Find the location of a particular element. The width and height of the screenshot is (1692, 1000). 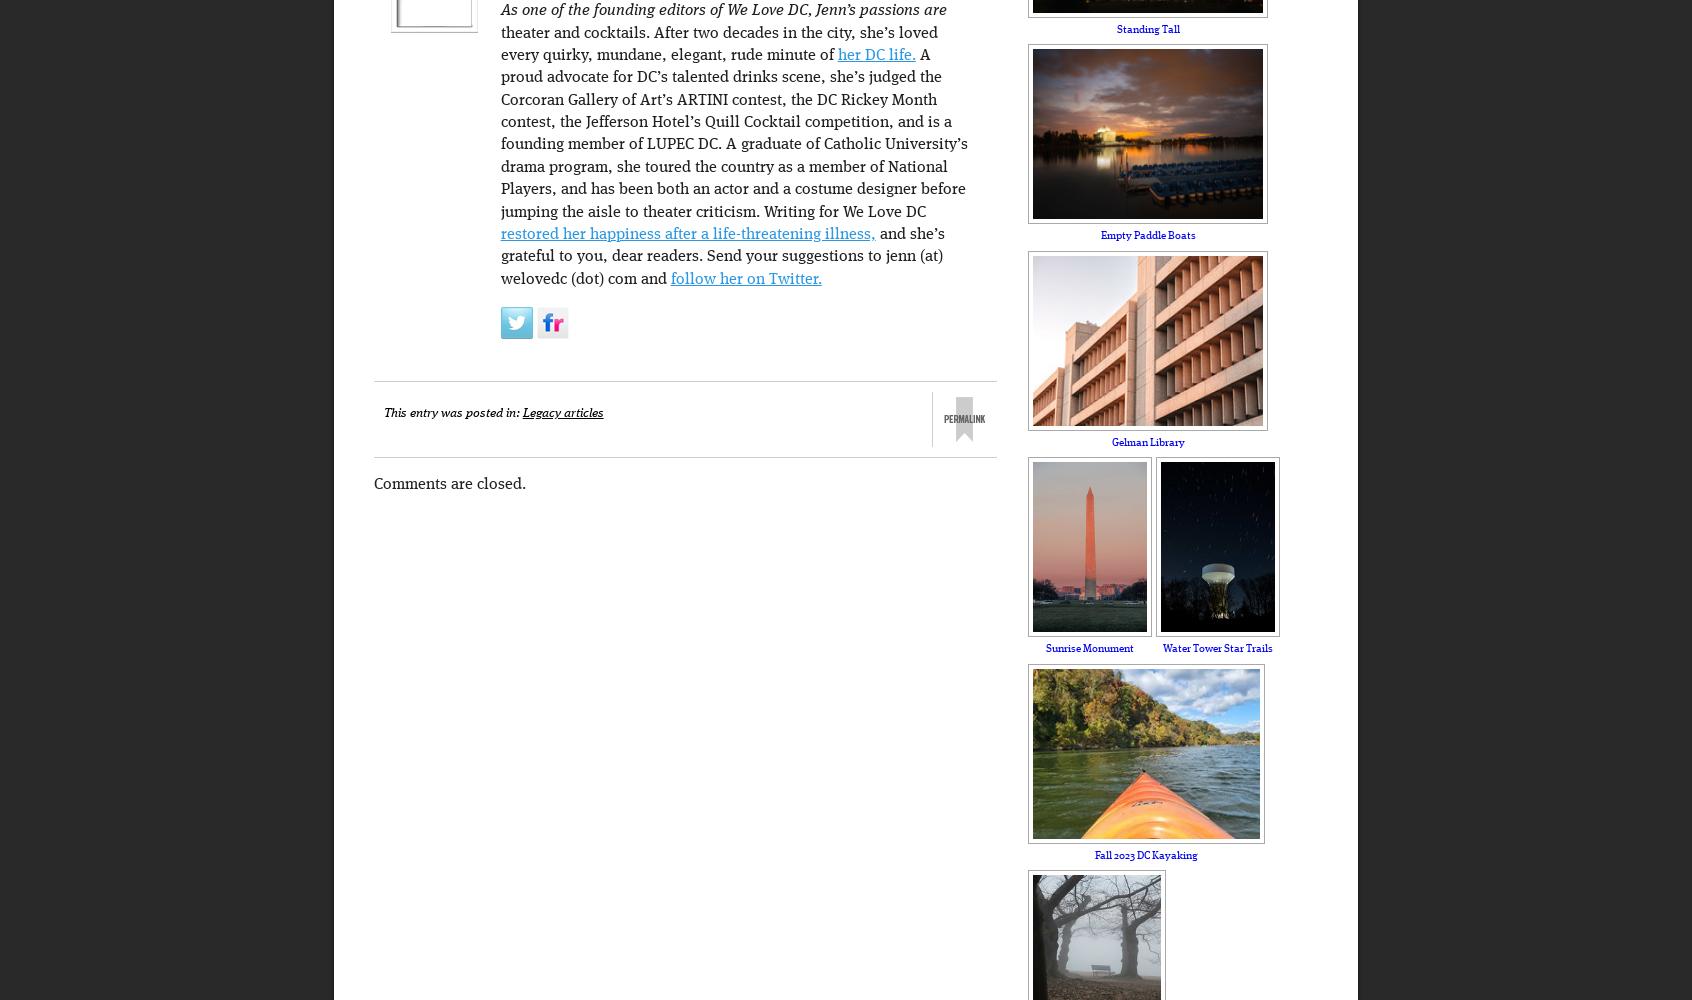

'follow her on Twitter.' is located at coordinates (744, 279).